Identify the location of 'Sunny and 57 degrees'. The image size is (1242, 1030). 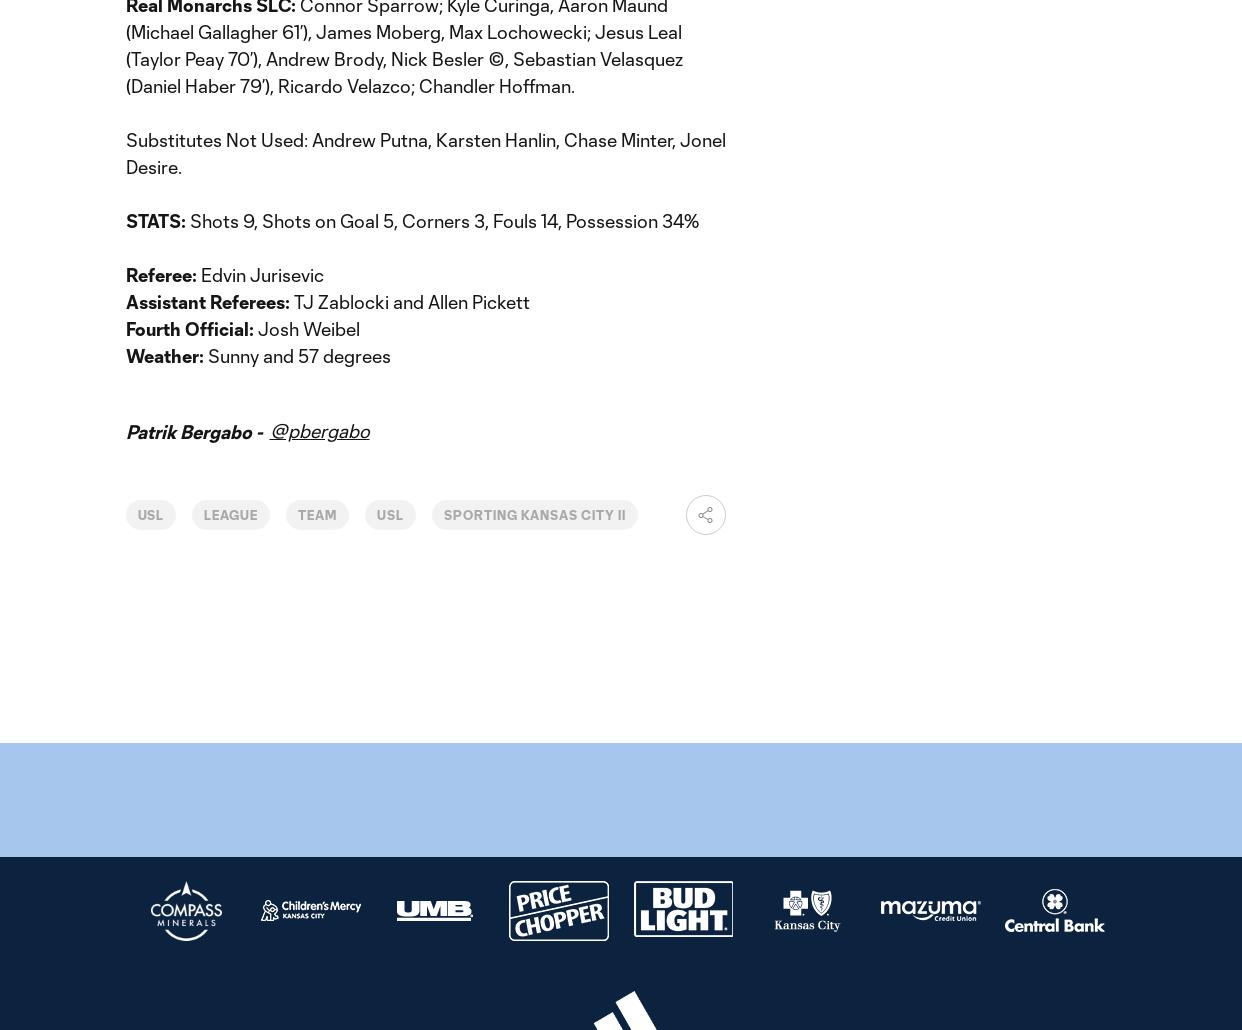
(207, 355).